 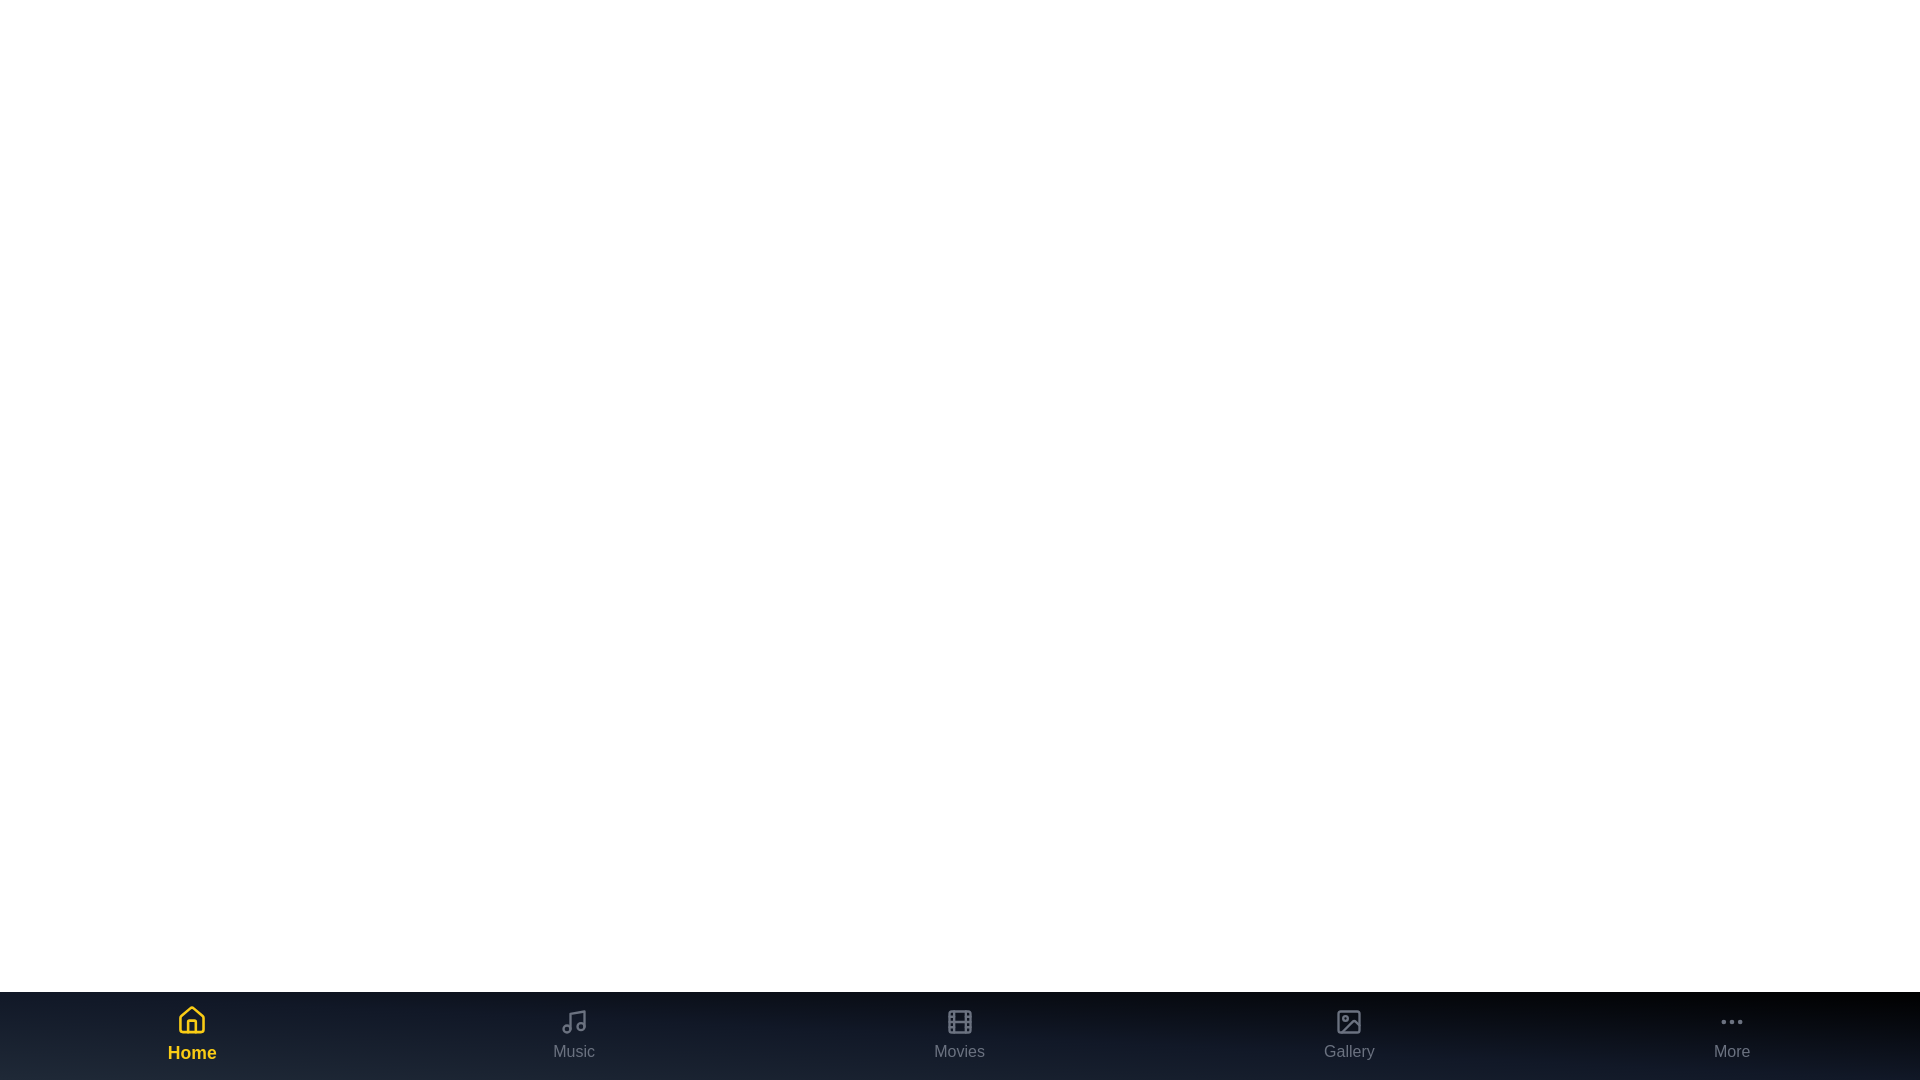 What do you see at coordinates (1349, 1035) in the screenshot?
I see `the Gallery tab to observe its visual feedback` at bounding box center [1349, 1035].